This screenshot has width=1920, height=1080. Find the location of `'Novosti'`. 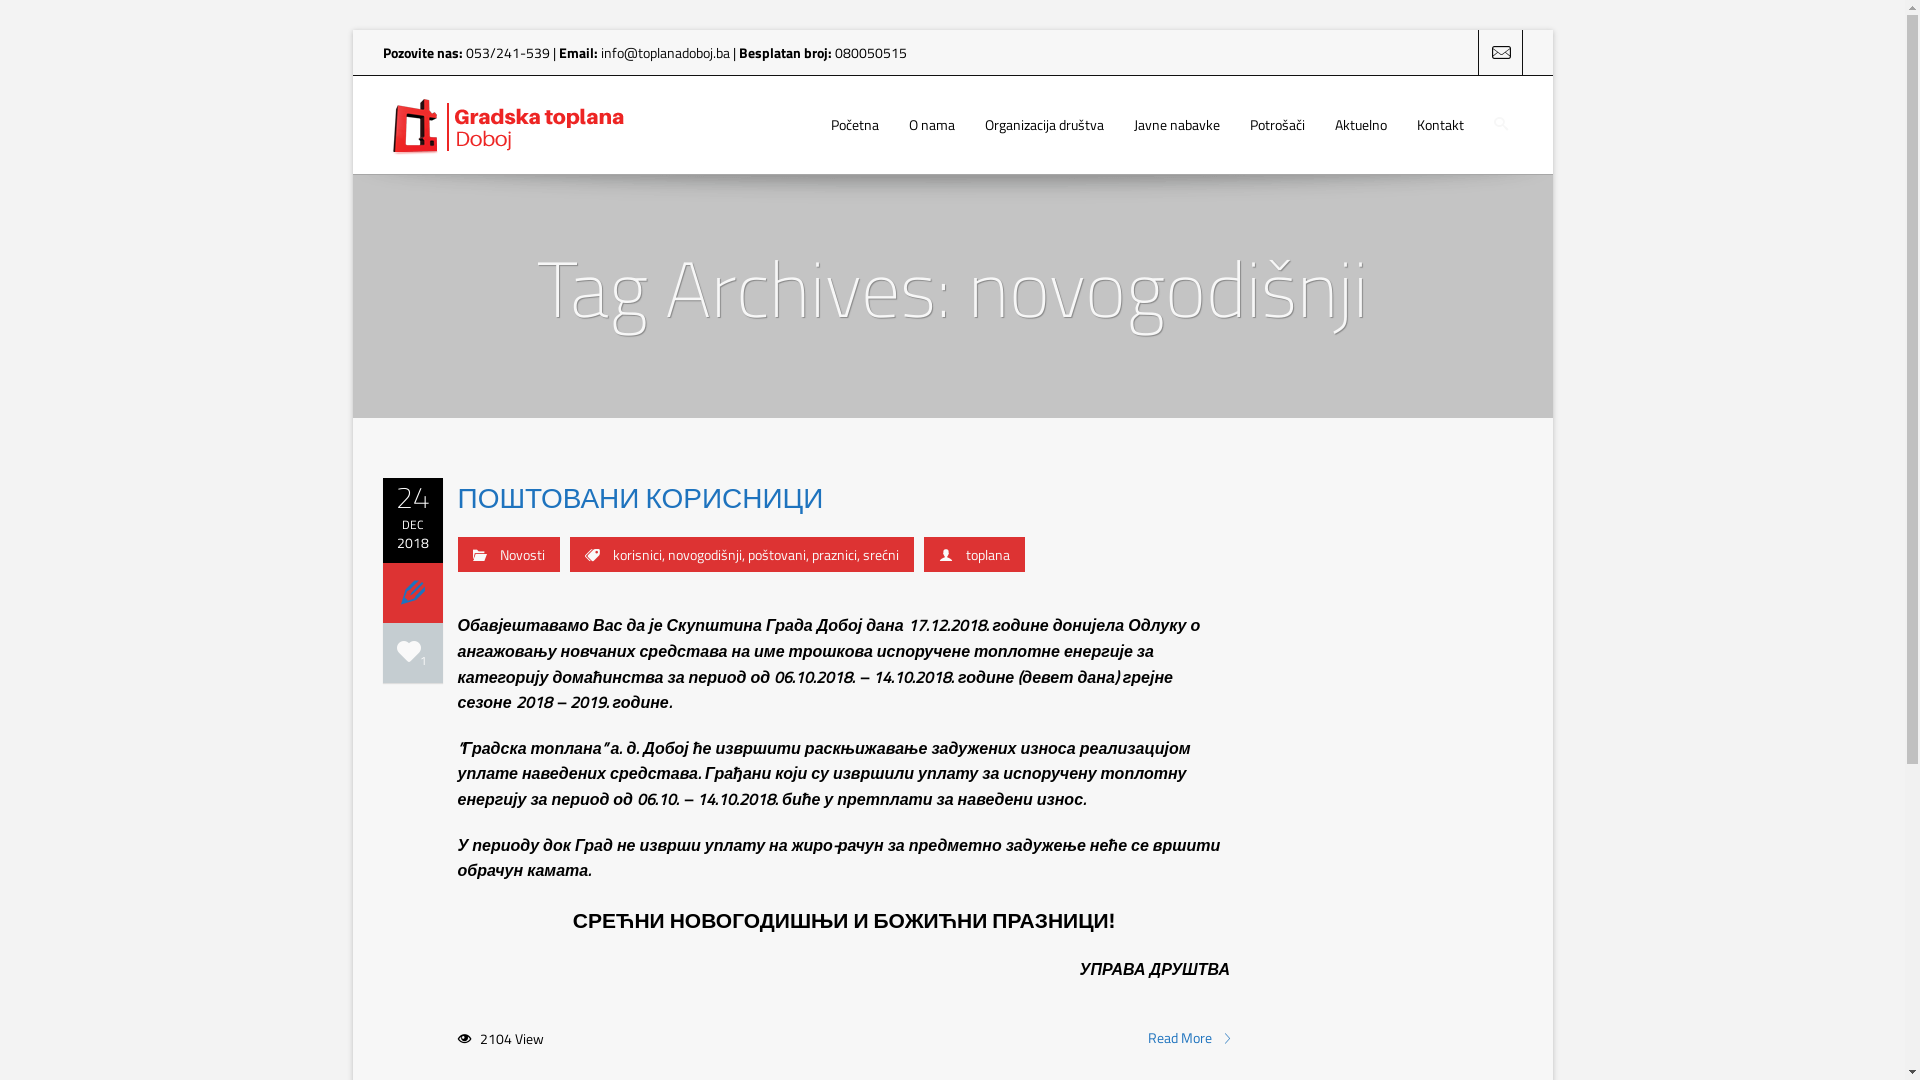

'Novosti' is located at coordinates (522, 554).